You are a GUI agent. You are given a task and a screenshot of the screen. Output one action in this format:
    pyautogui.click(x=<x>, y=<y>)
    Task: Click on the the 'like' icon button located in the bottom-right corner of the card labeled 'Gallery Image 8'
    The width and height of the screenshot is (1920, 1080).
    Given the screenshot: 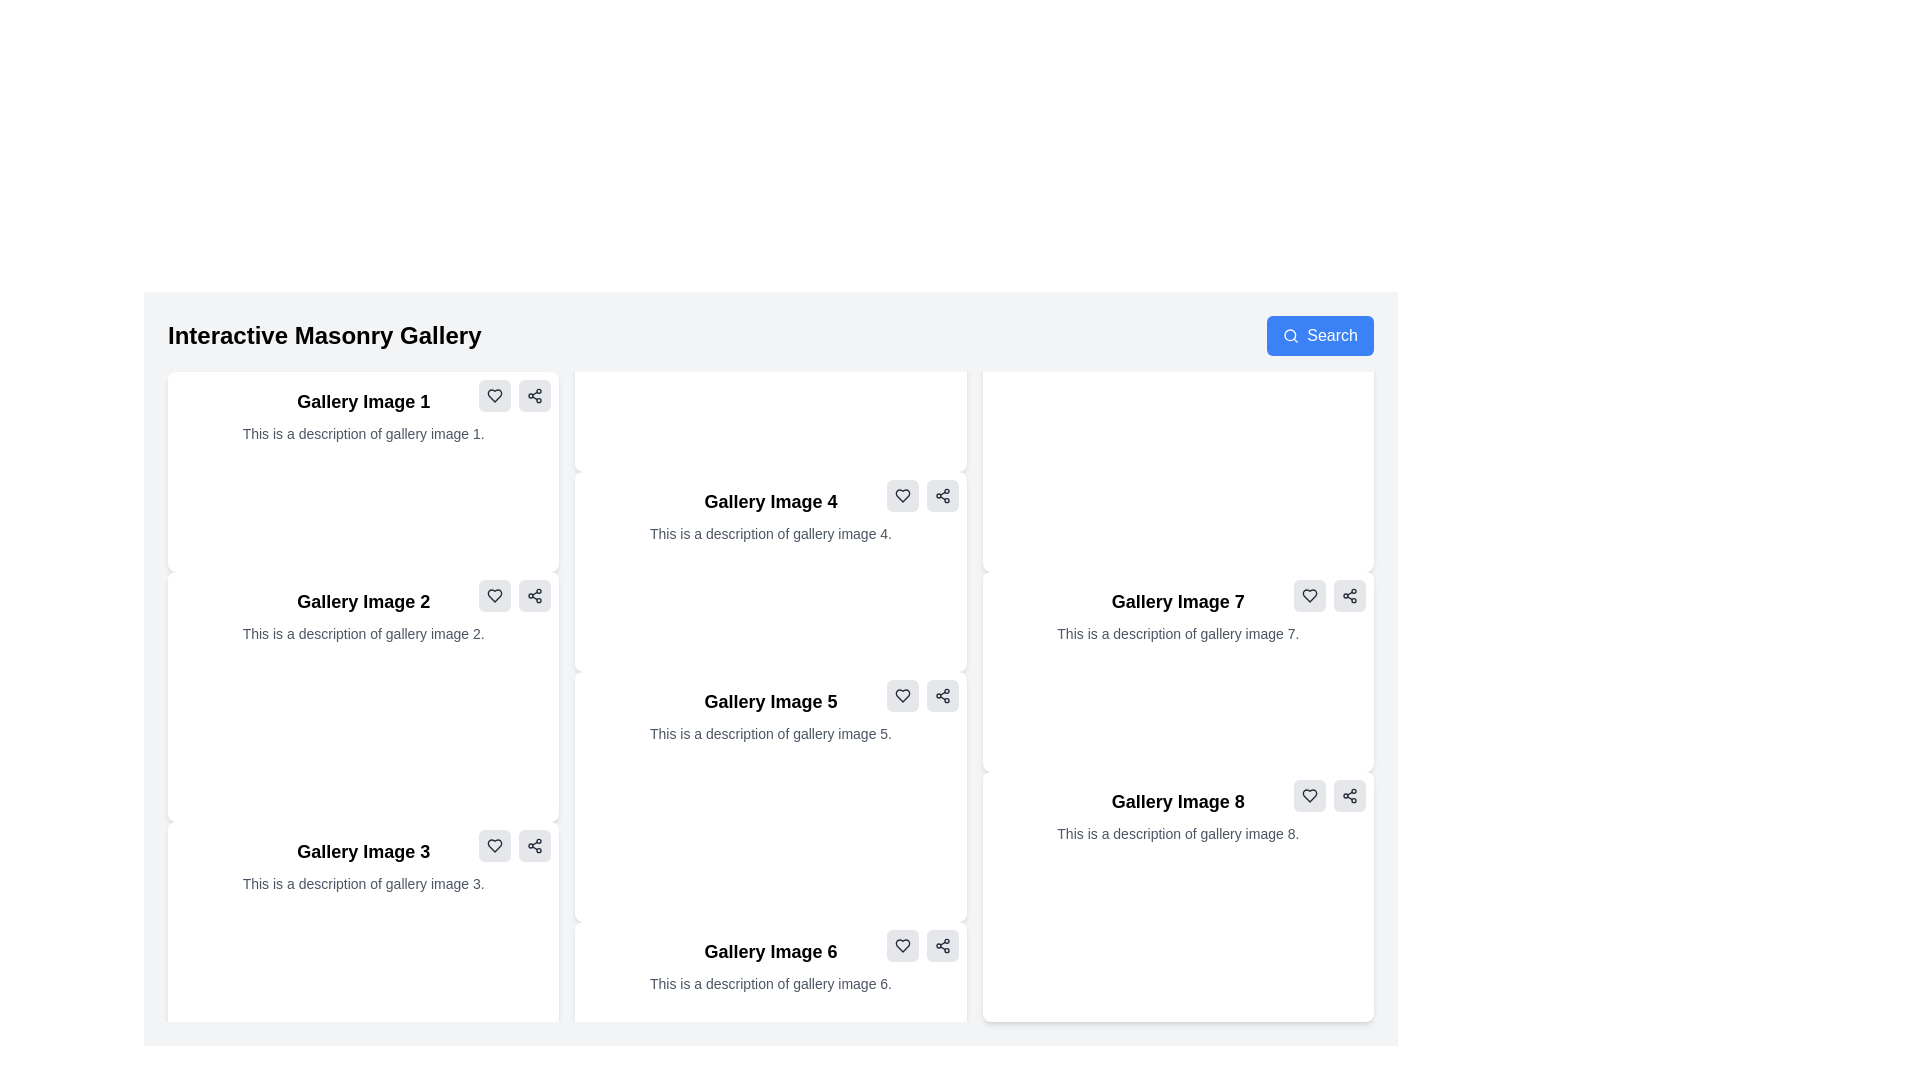 What is the action you would take?
    pyautogui.click(x=1310, y=794)
    